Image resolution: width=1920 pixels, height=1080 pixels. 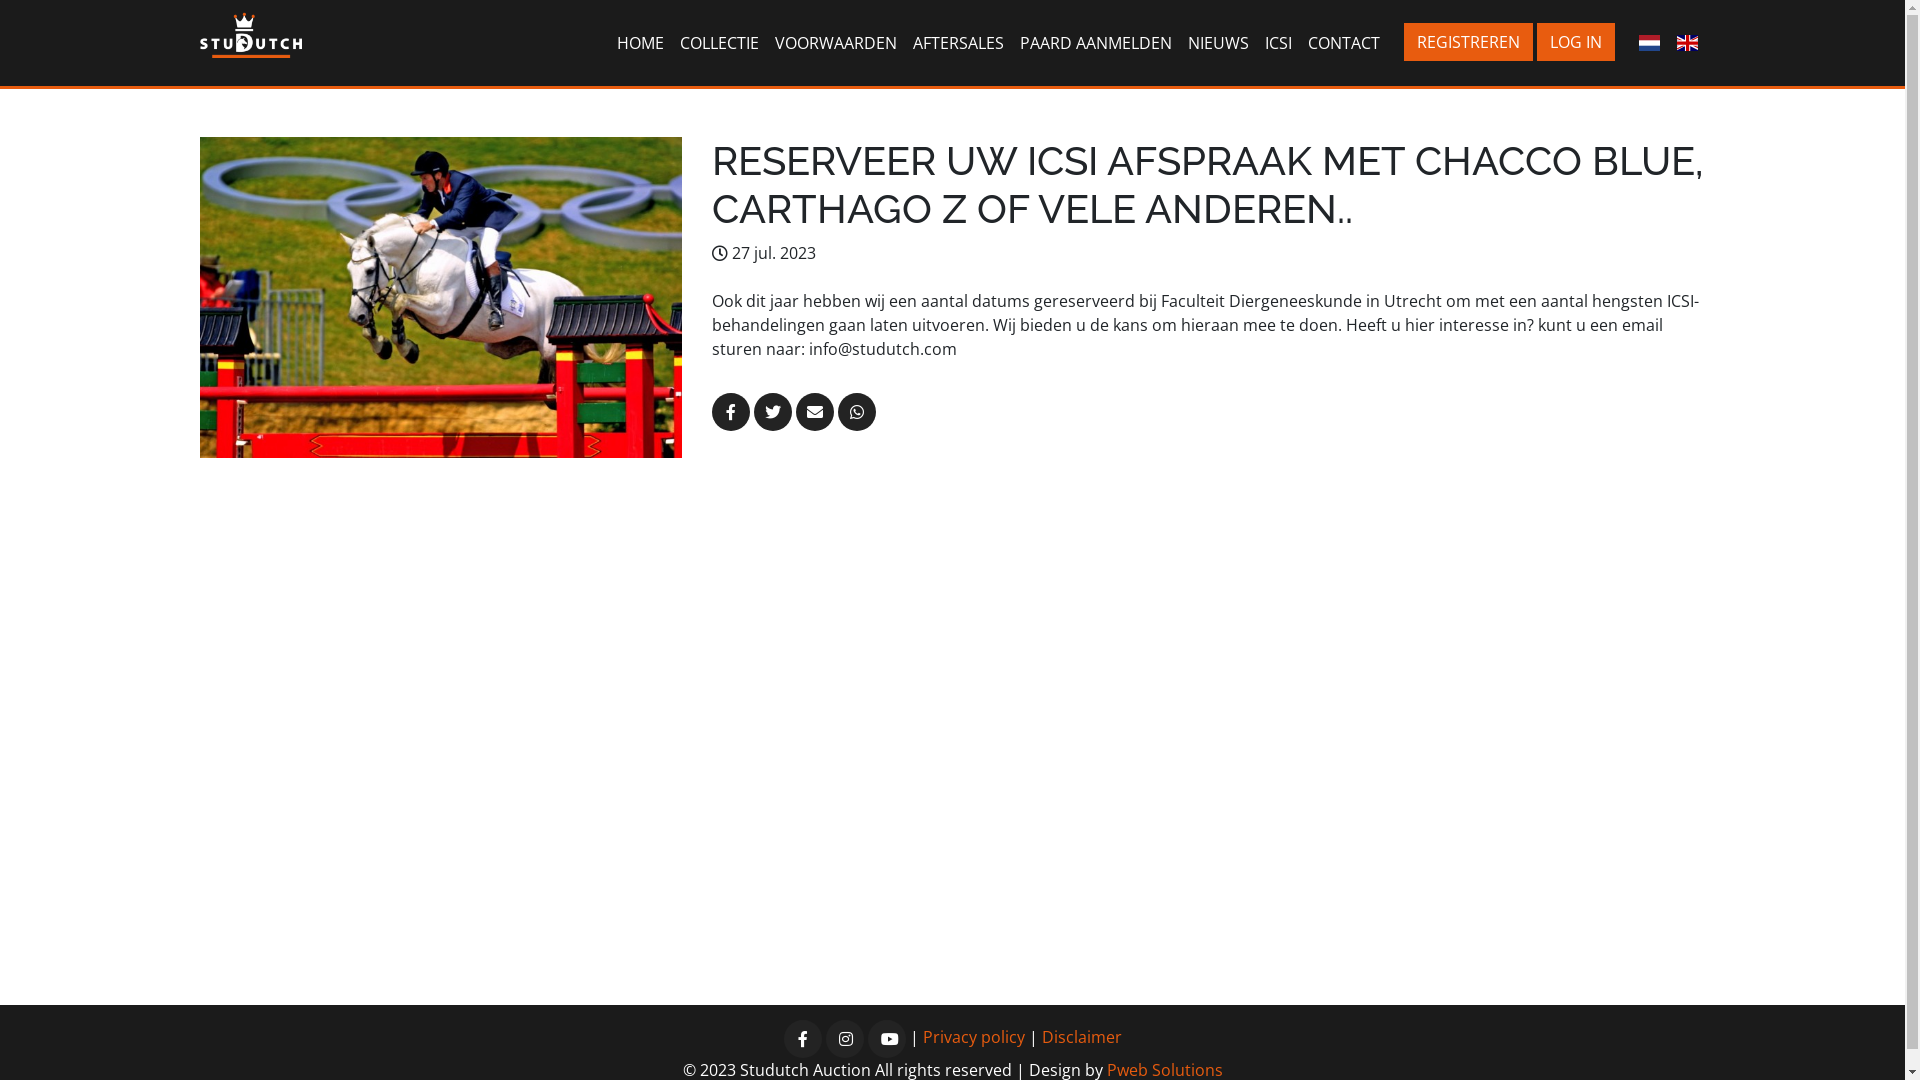 I want to click on 'Disclaimer', so click(x=1080, y=1036).